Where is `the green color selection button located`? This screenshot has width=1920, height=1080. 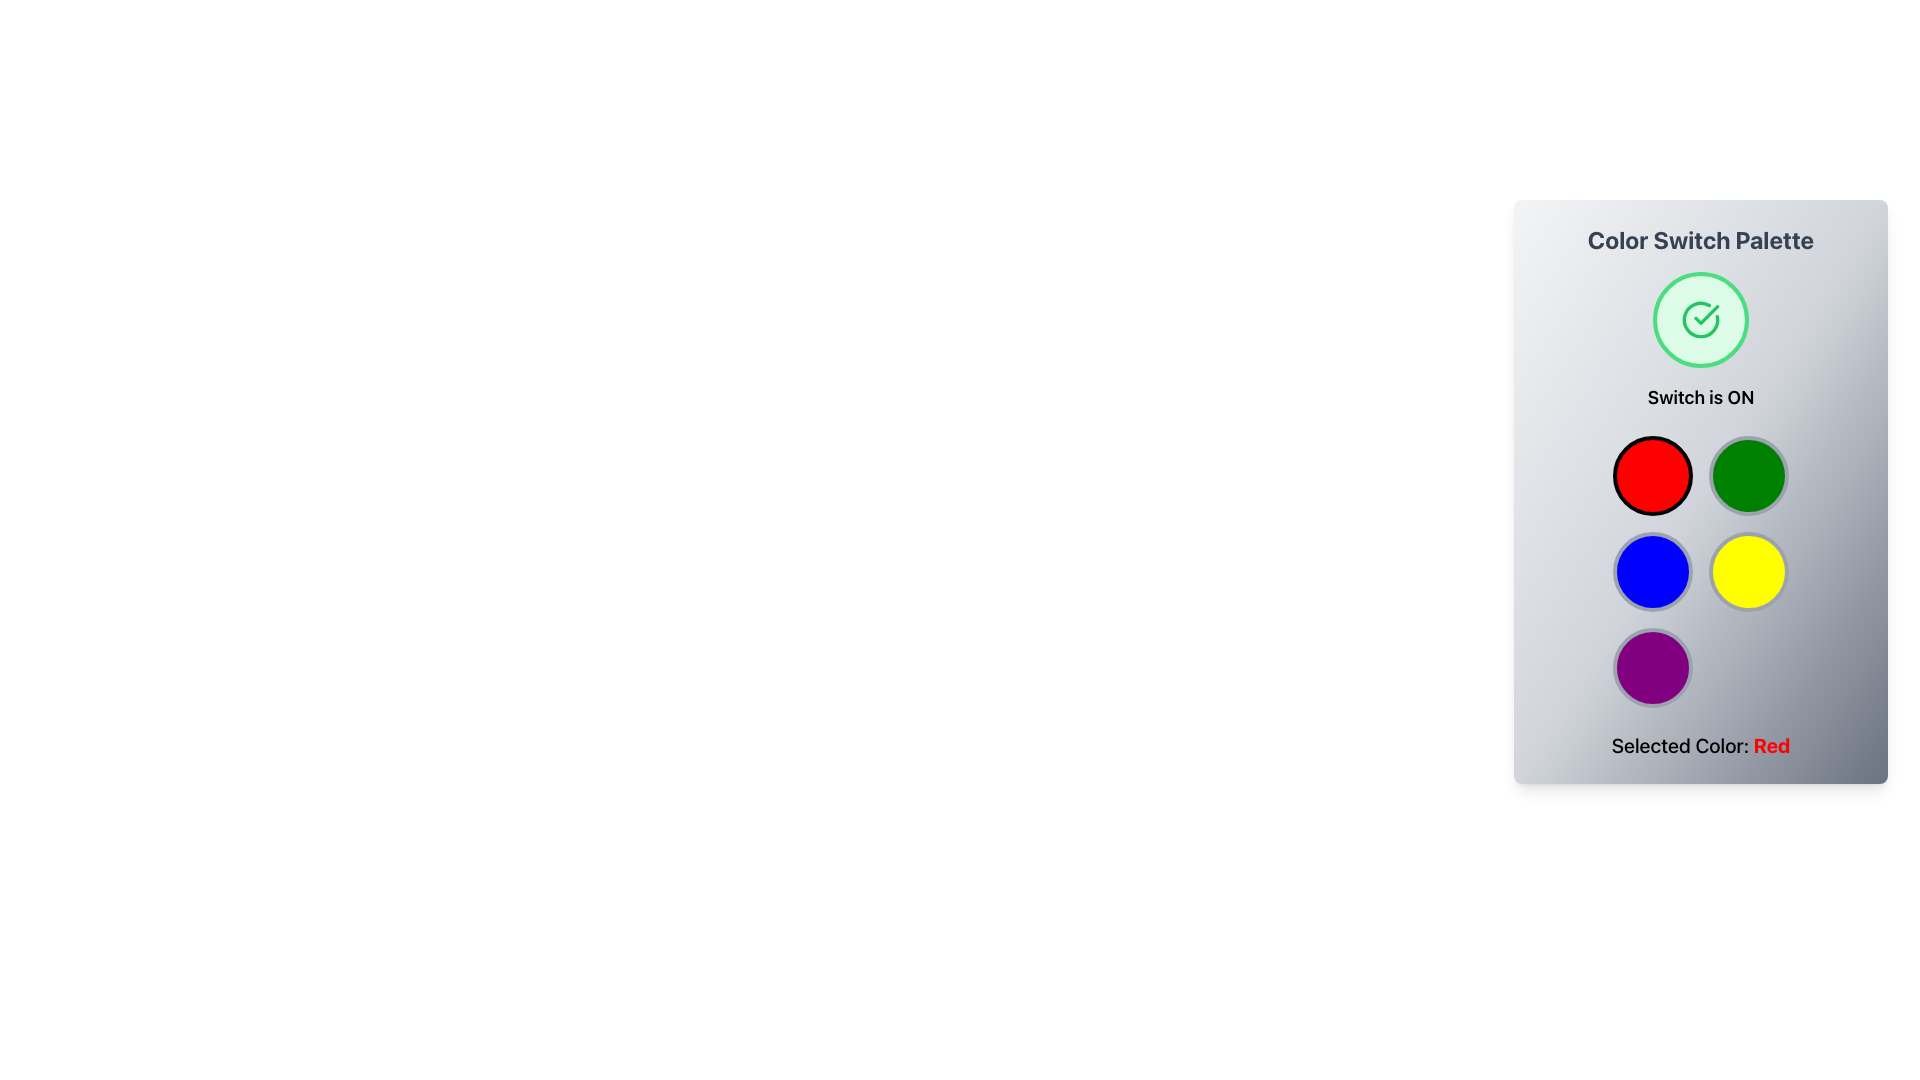 the green color selection button located is located at coordinates (1747, 475).